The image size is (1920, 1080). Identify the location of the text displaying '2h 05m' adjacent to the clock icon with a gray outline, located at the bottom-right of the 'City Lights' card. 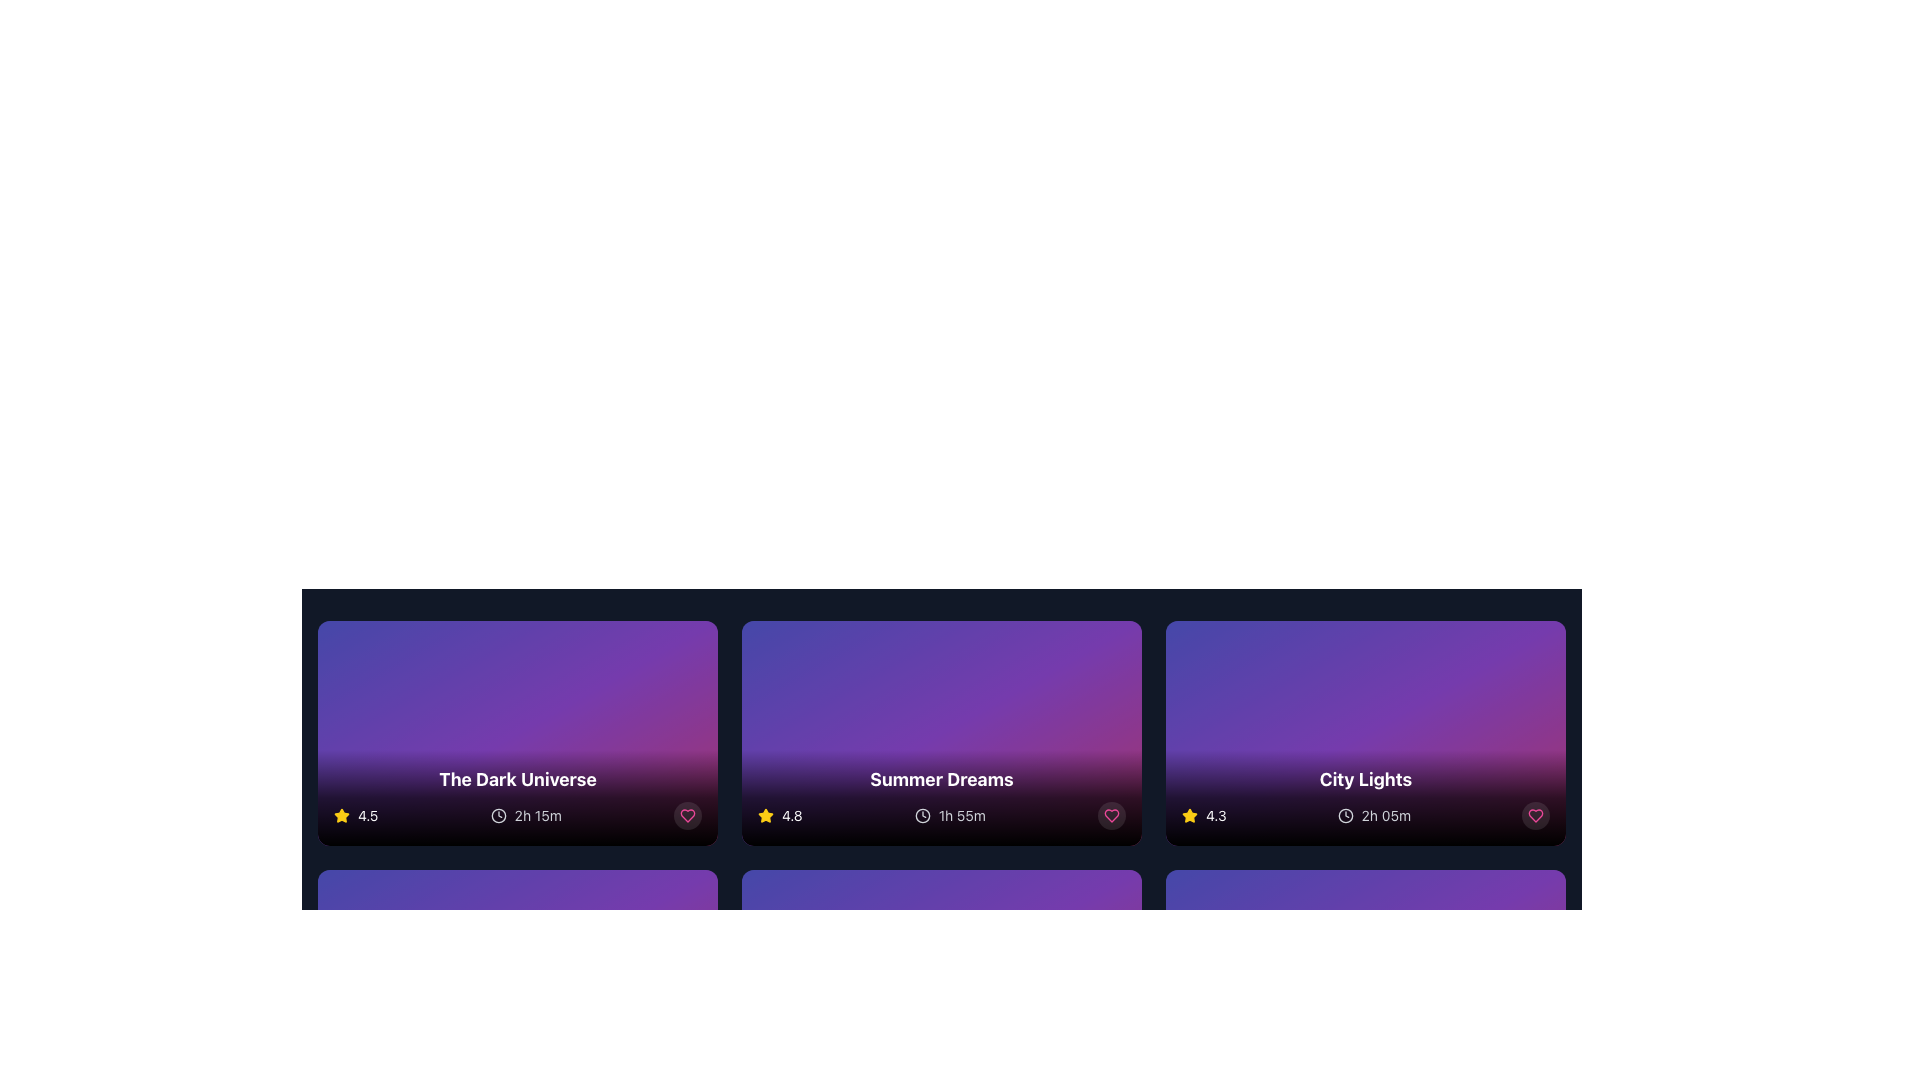
(1373, 816).